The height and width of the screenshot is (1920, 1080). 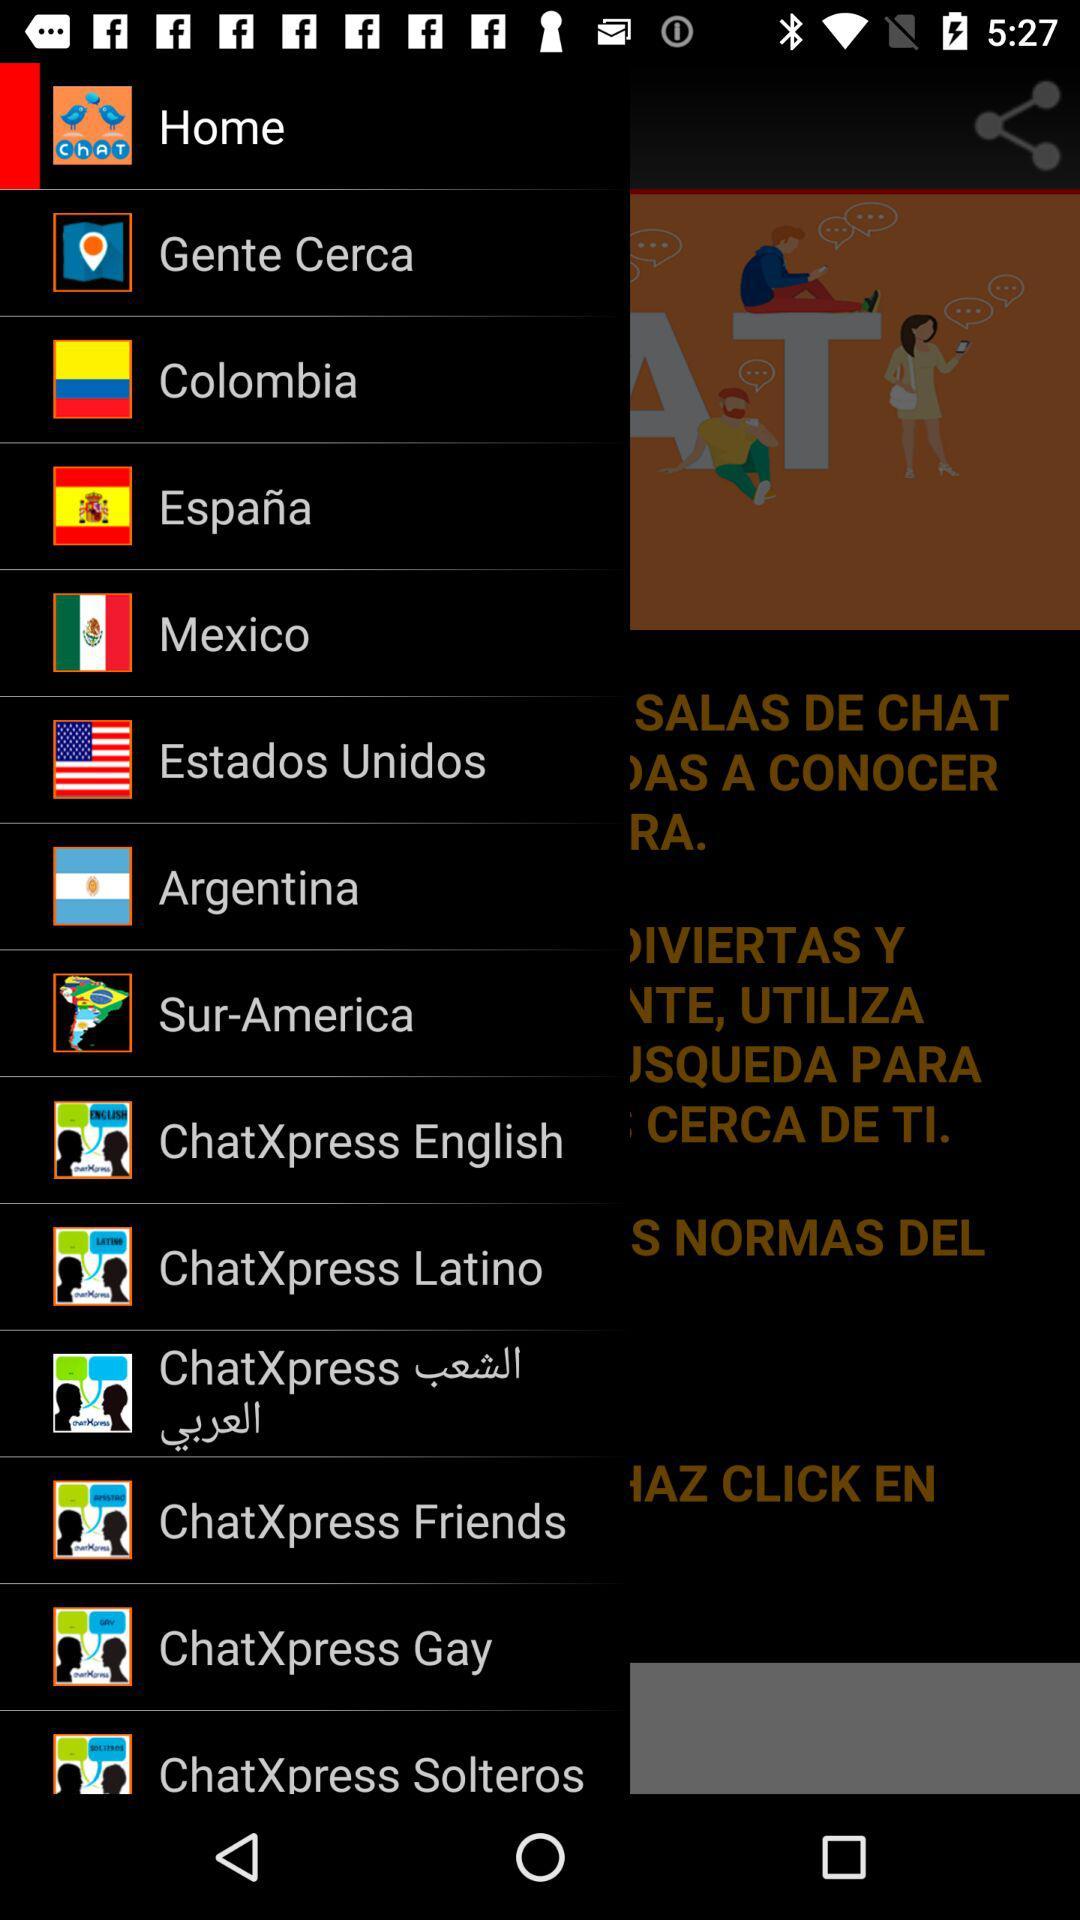 What do you see at coordinates (381, 758) in the screenshot?
I see `estados unidos icon` at bounding box center [381, 758].